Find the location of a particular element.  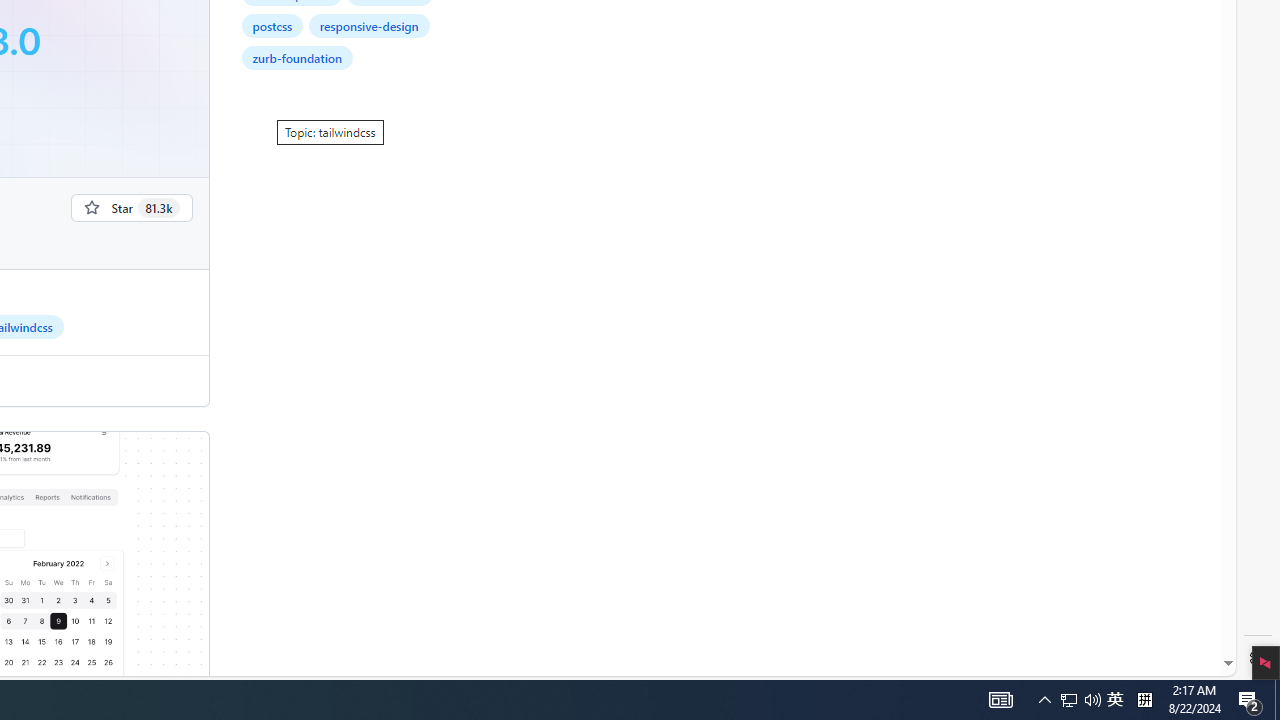

'You must be signed in to star a repository' is located at coordinates (130, 207).